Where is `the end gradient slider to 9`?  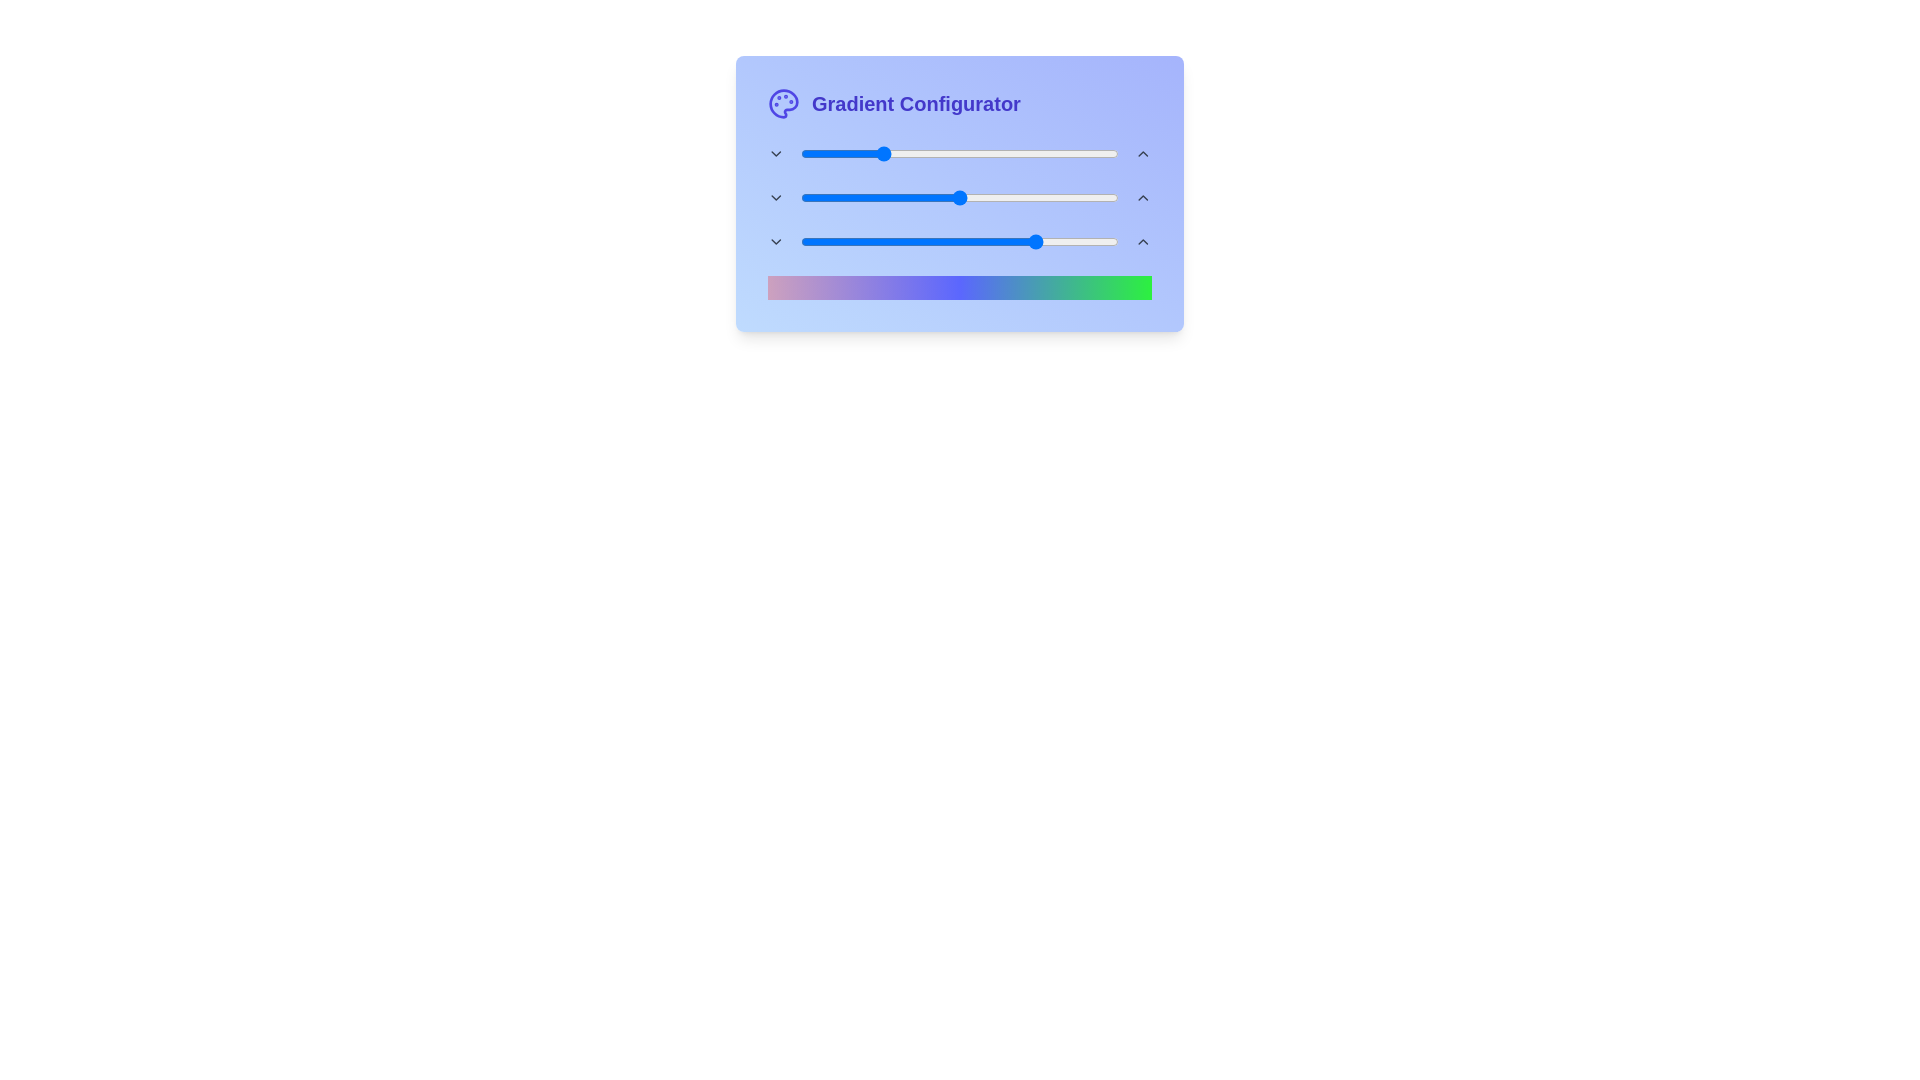
the end gradient slider to 9 is located at coordinates (829, 241).